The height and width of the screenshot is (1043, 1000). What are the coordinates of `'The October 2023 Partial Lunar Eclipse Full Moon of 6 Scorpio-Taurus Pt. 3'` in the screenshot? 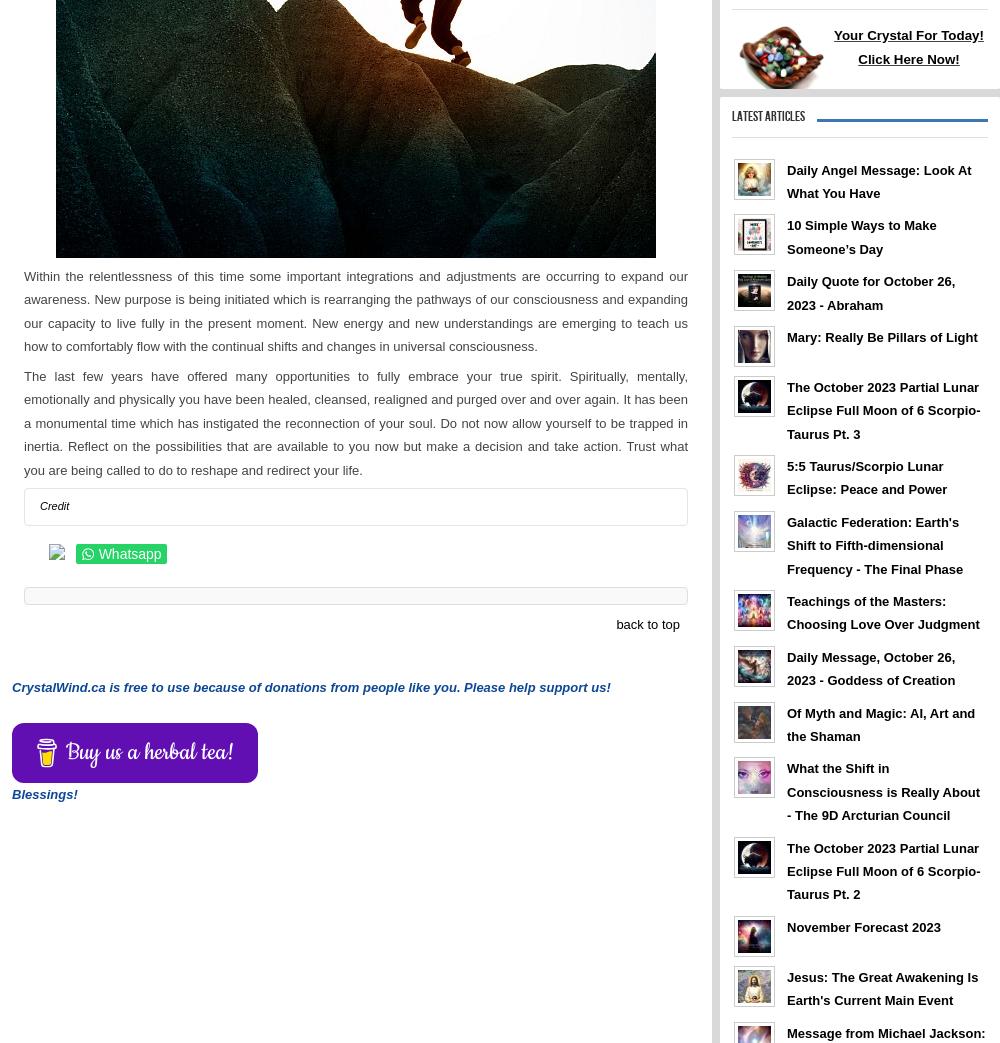 It's located at (883, 410).